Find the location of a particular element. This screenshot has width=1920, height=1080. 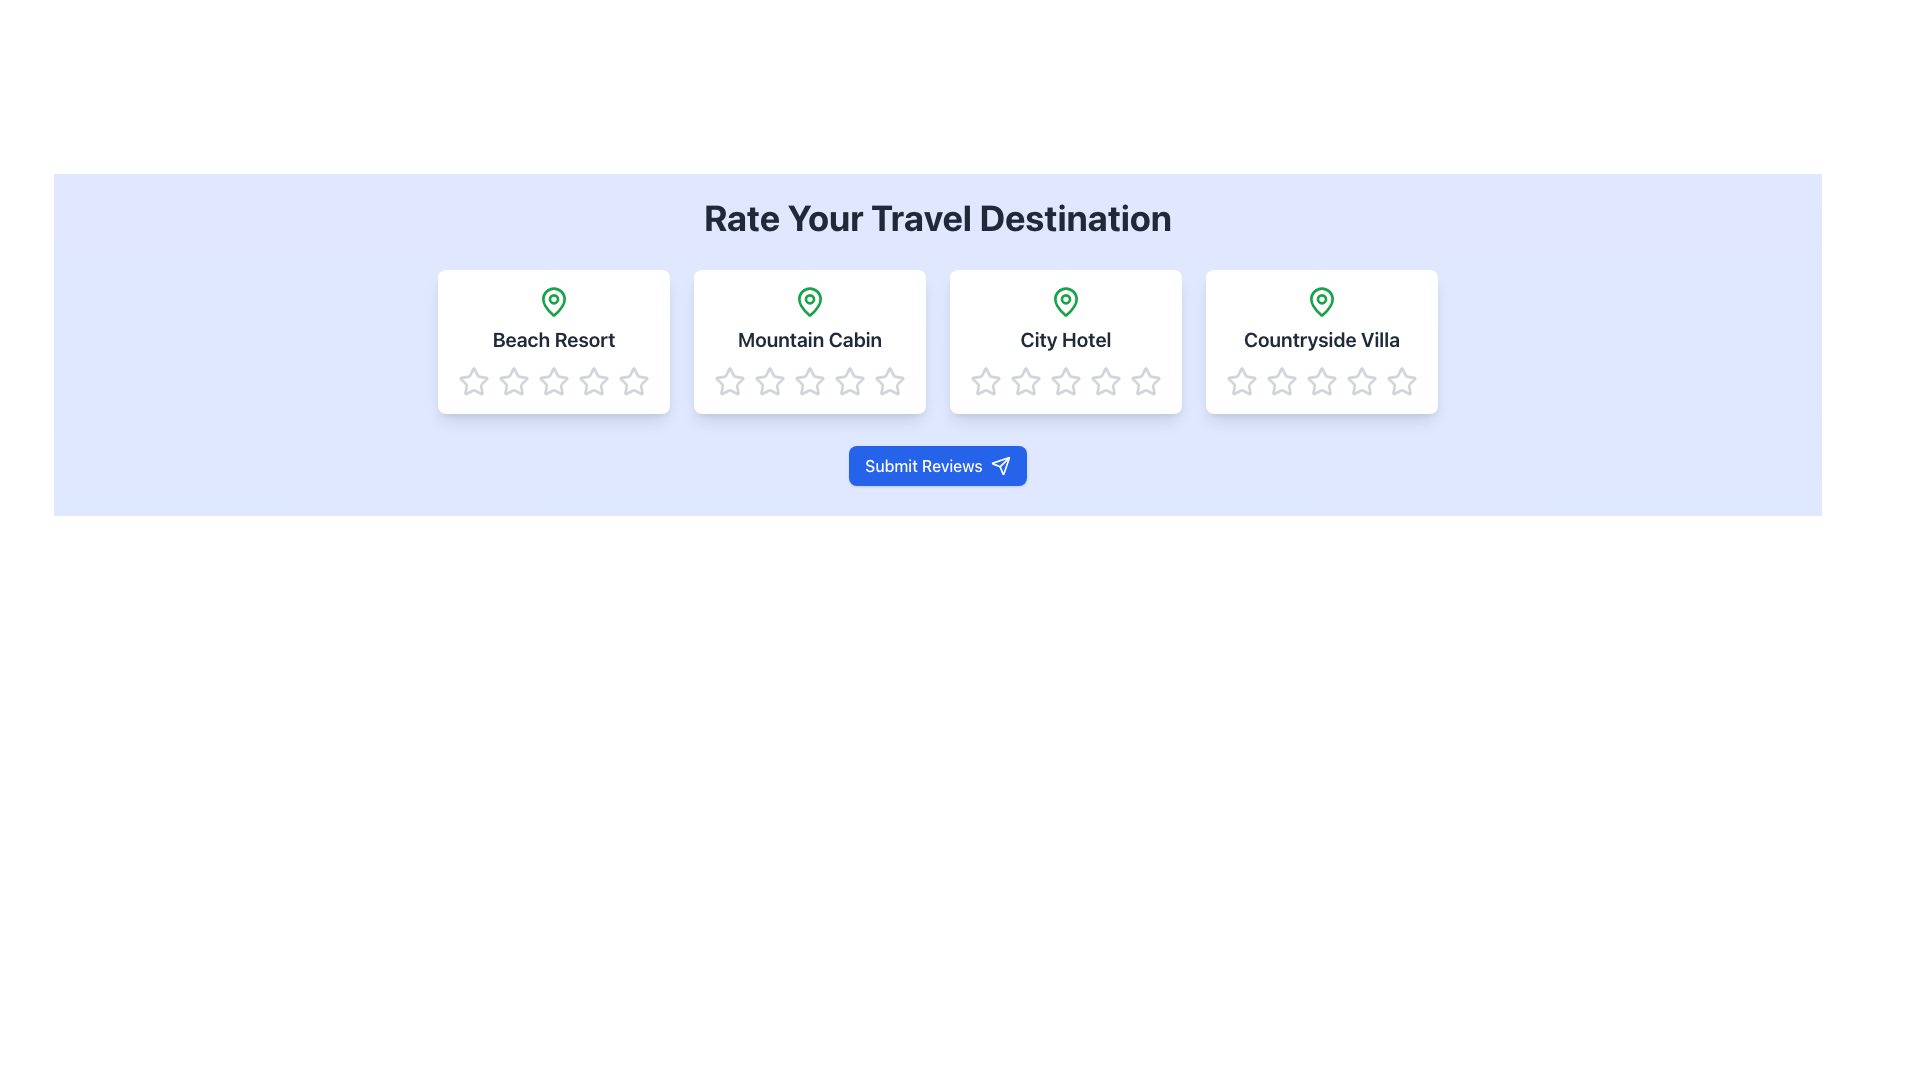

heading element that displays 'Rate Your Travel Destination', which is a large, bold text positioned centrally at the top of the content section is located at coordinates (936, 218).